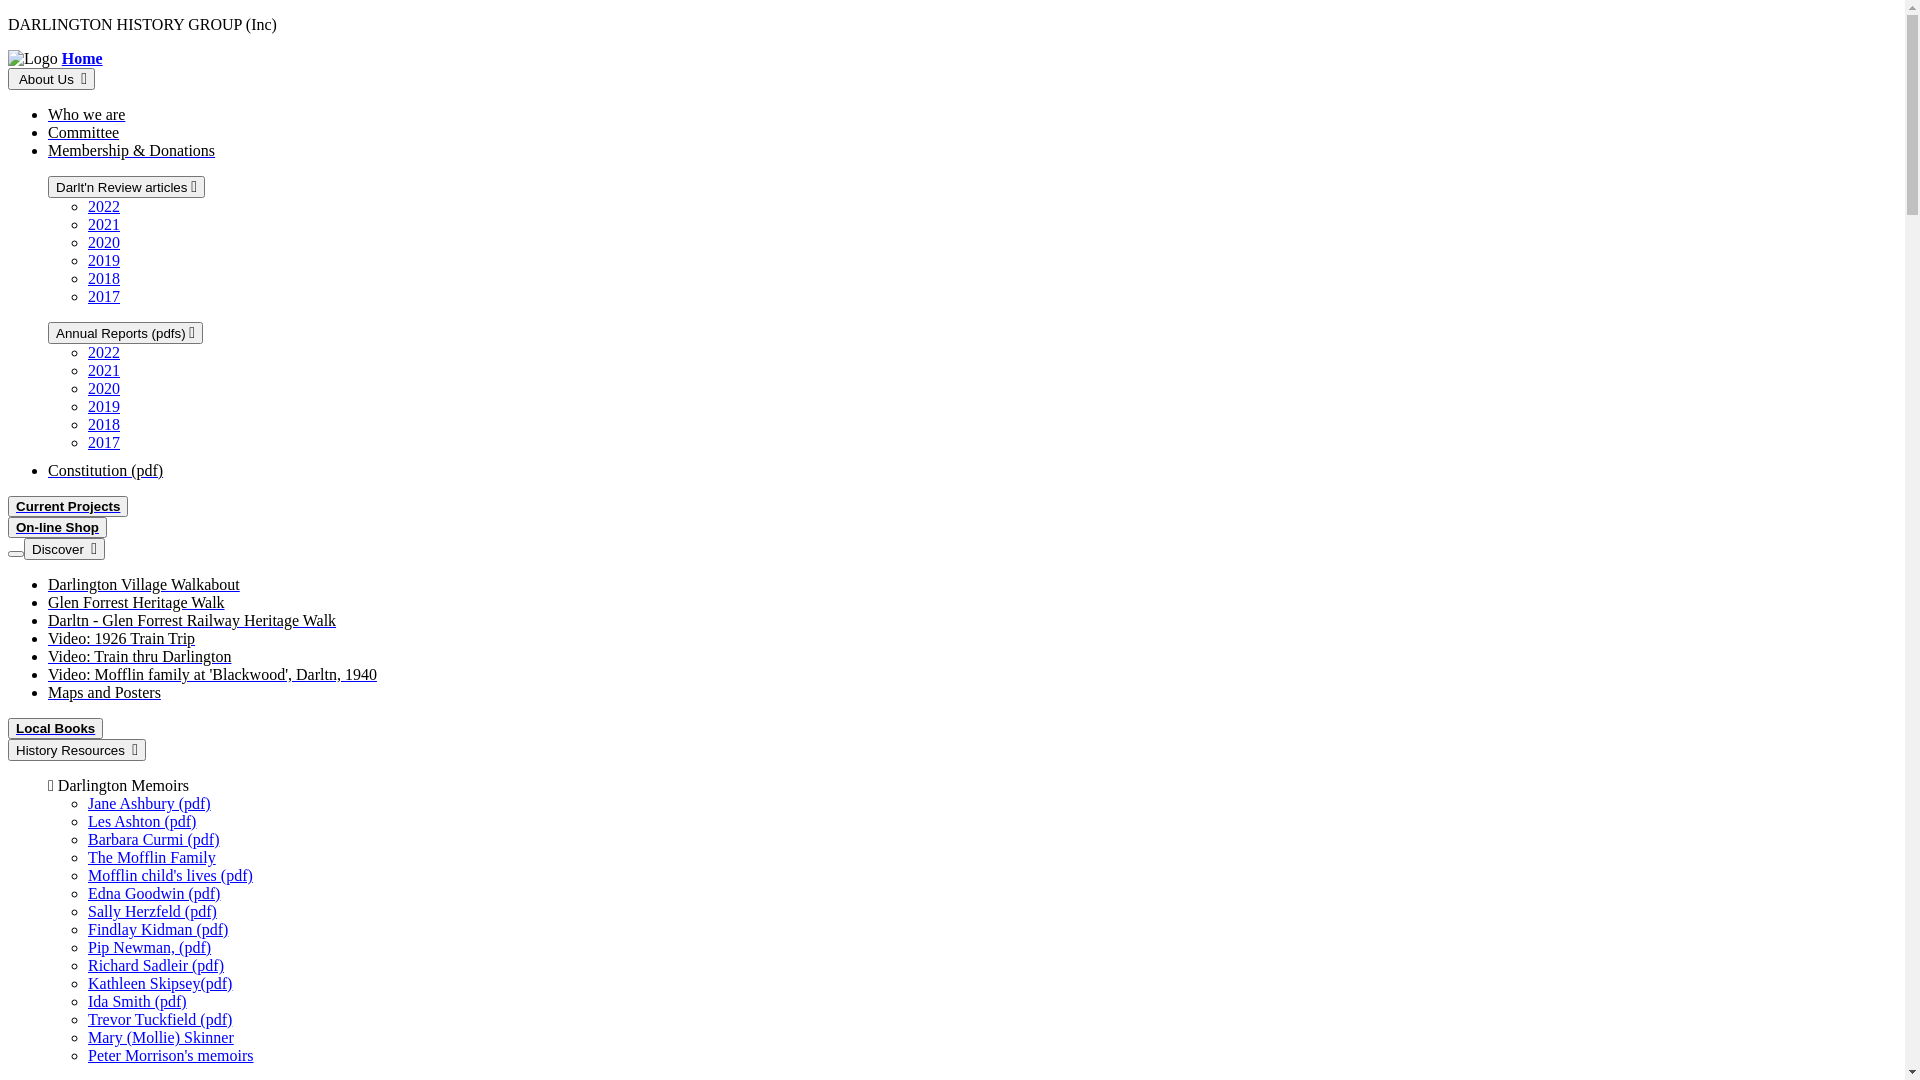 Image resolution: width=1920 pixels, height=1080 pixels. Describe the element at coordinates (103, 296) in the screenshot. I see `'2017'` at that location.